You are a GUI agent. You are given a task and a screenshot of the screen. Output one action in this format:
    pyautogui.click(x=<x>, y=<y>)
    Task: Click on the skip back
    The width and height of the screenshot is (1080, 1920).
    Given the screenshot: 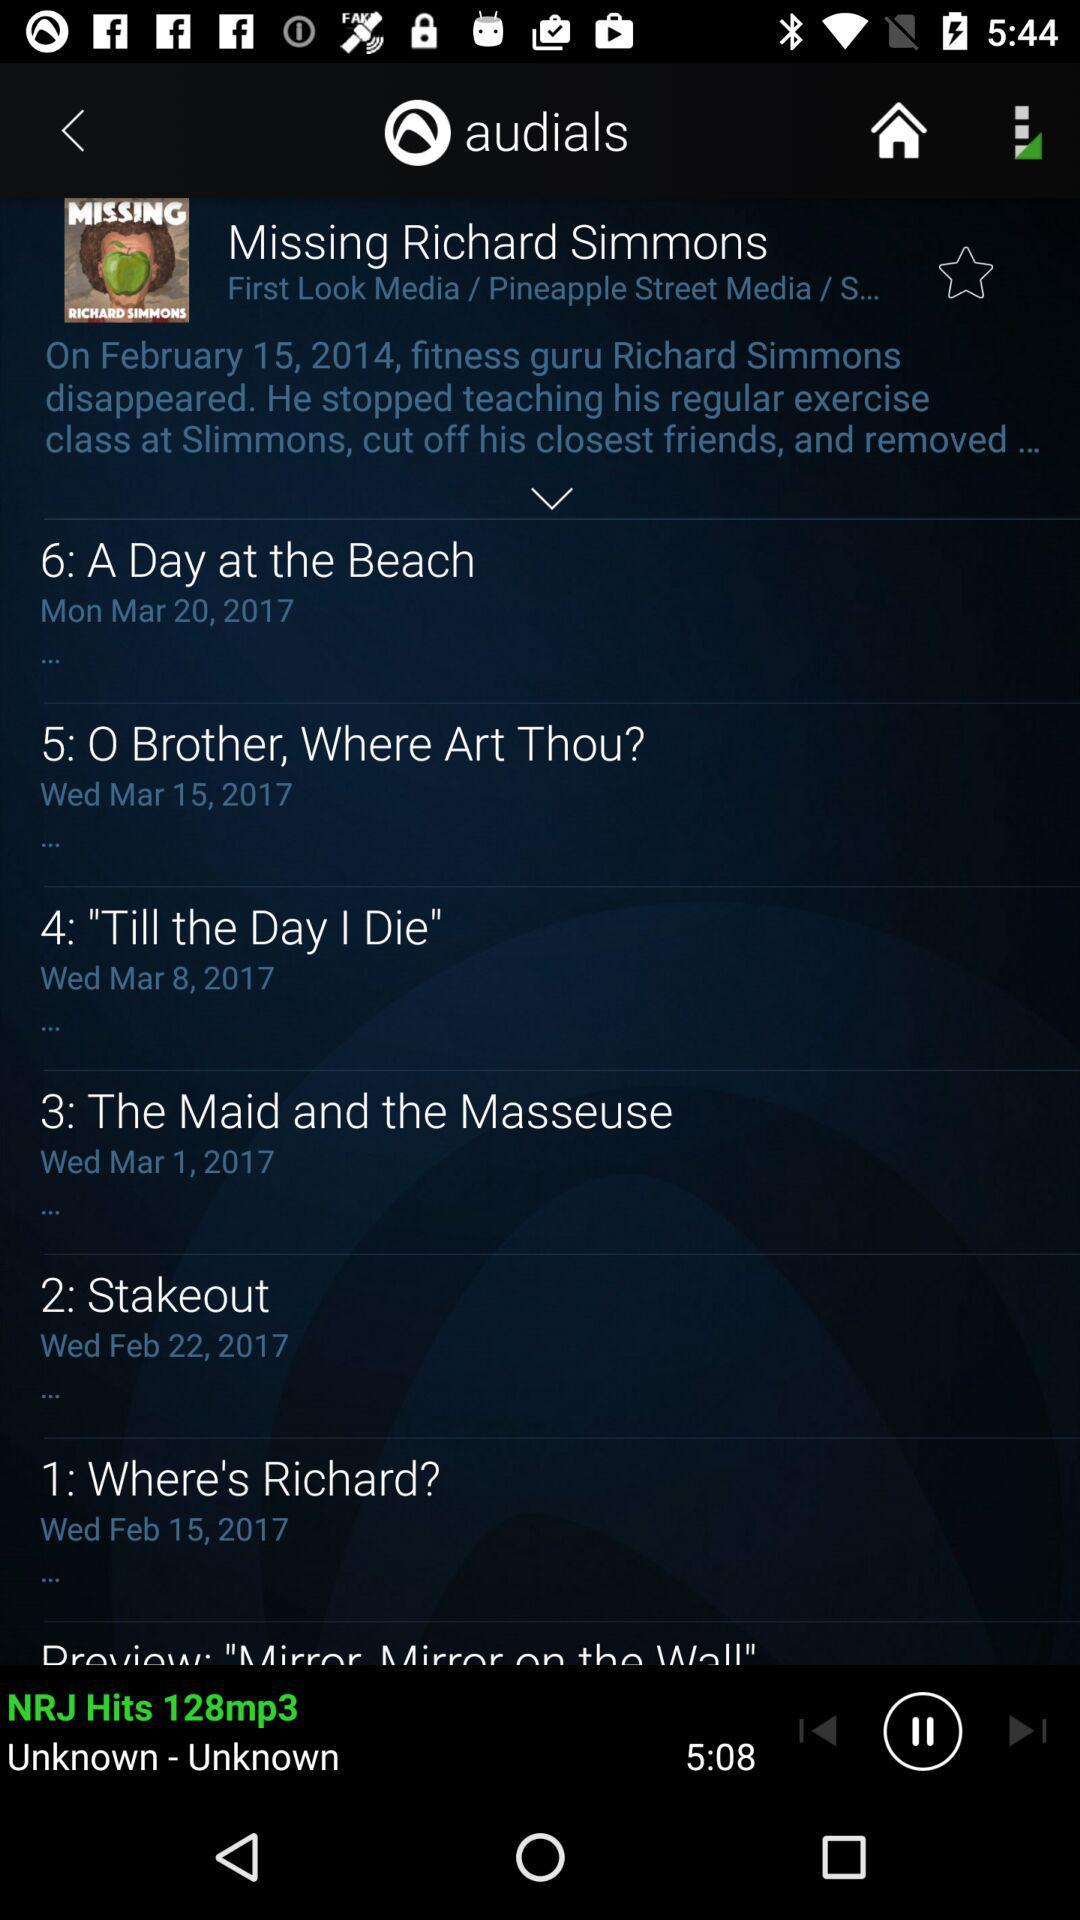 What is the action you would take?
    pyautogui.click(x=817, y=1730)
    